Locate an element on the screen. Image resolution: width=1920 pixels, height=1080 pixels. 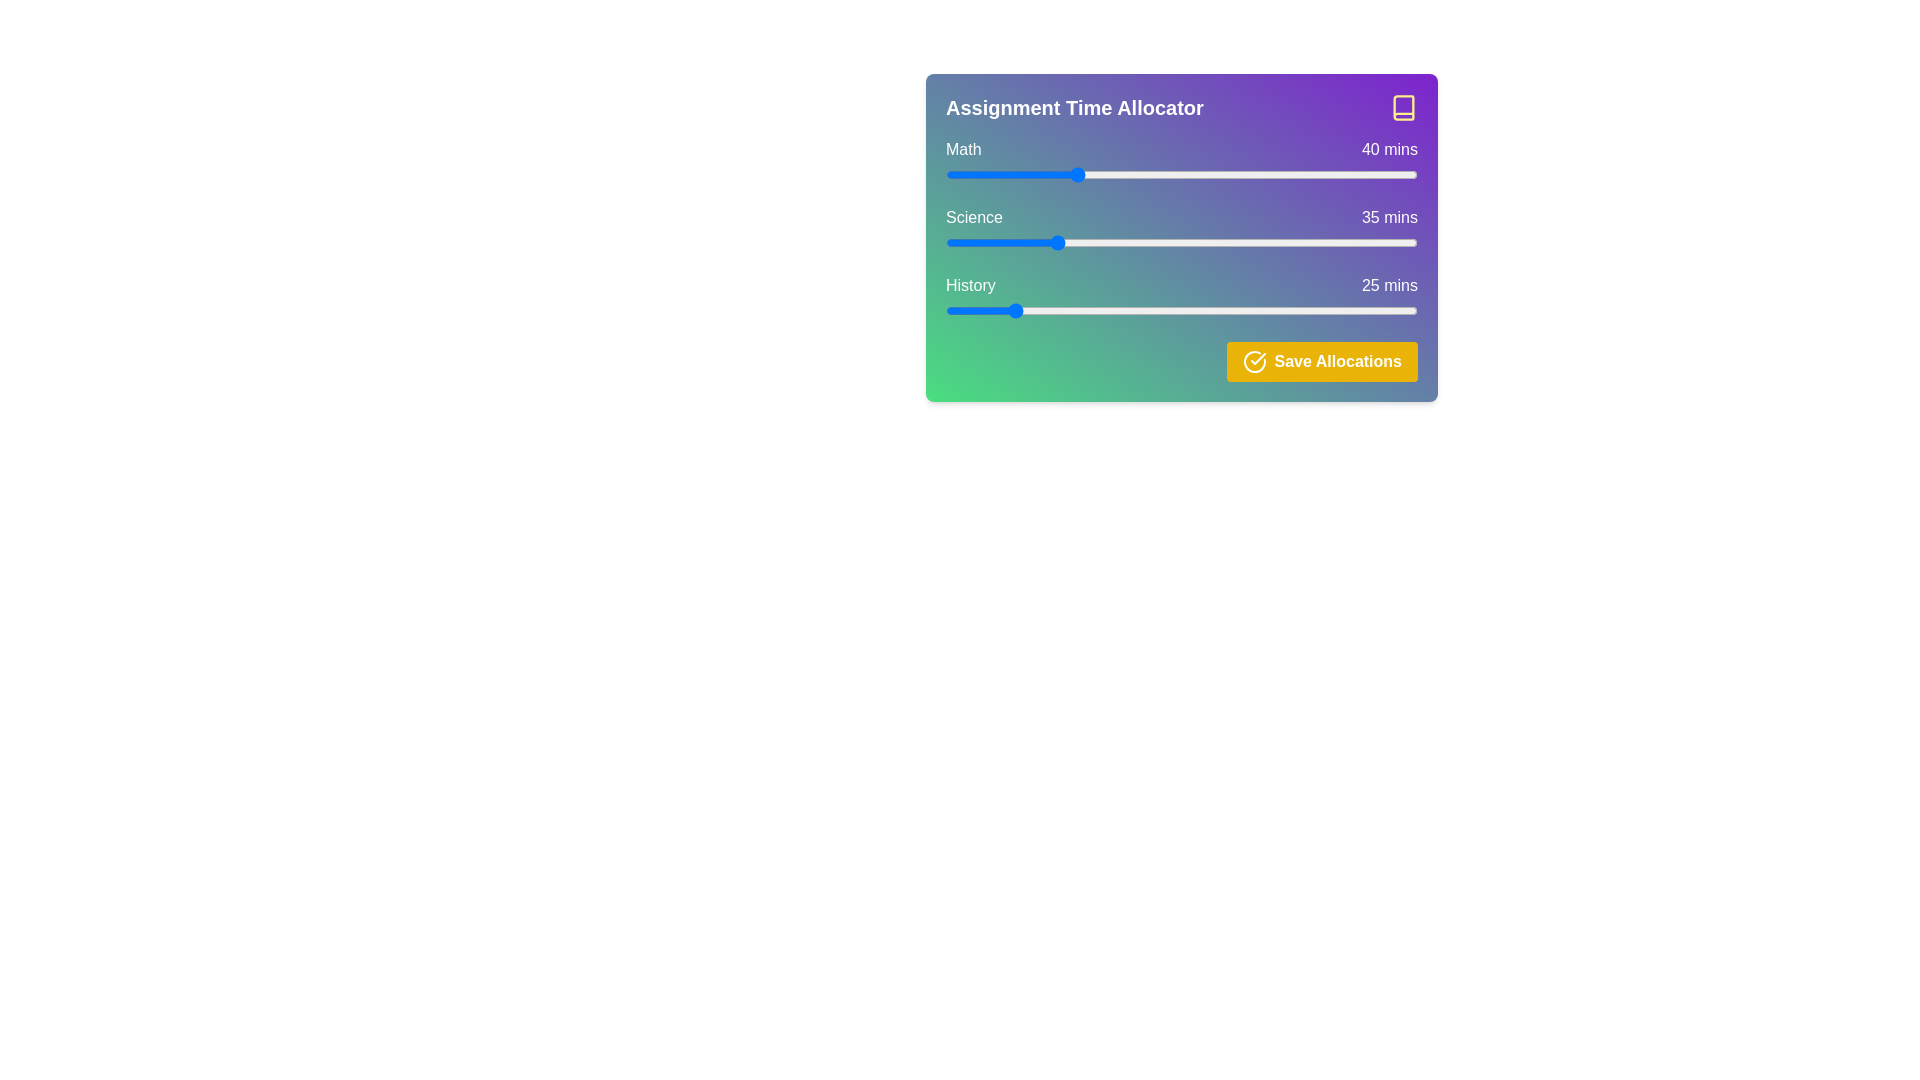
allocation time is located at coordinates (1040, 242).